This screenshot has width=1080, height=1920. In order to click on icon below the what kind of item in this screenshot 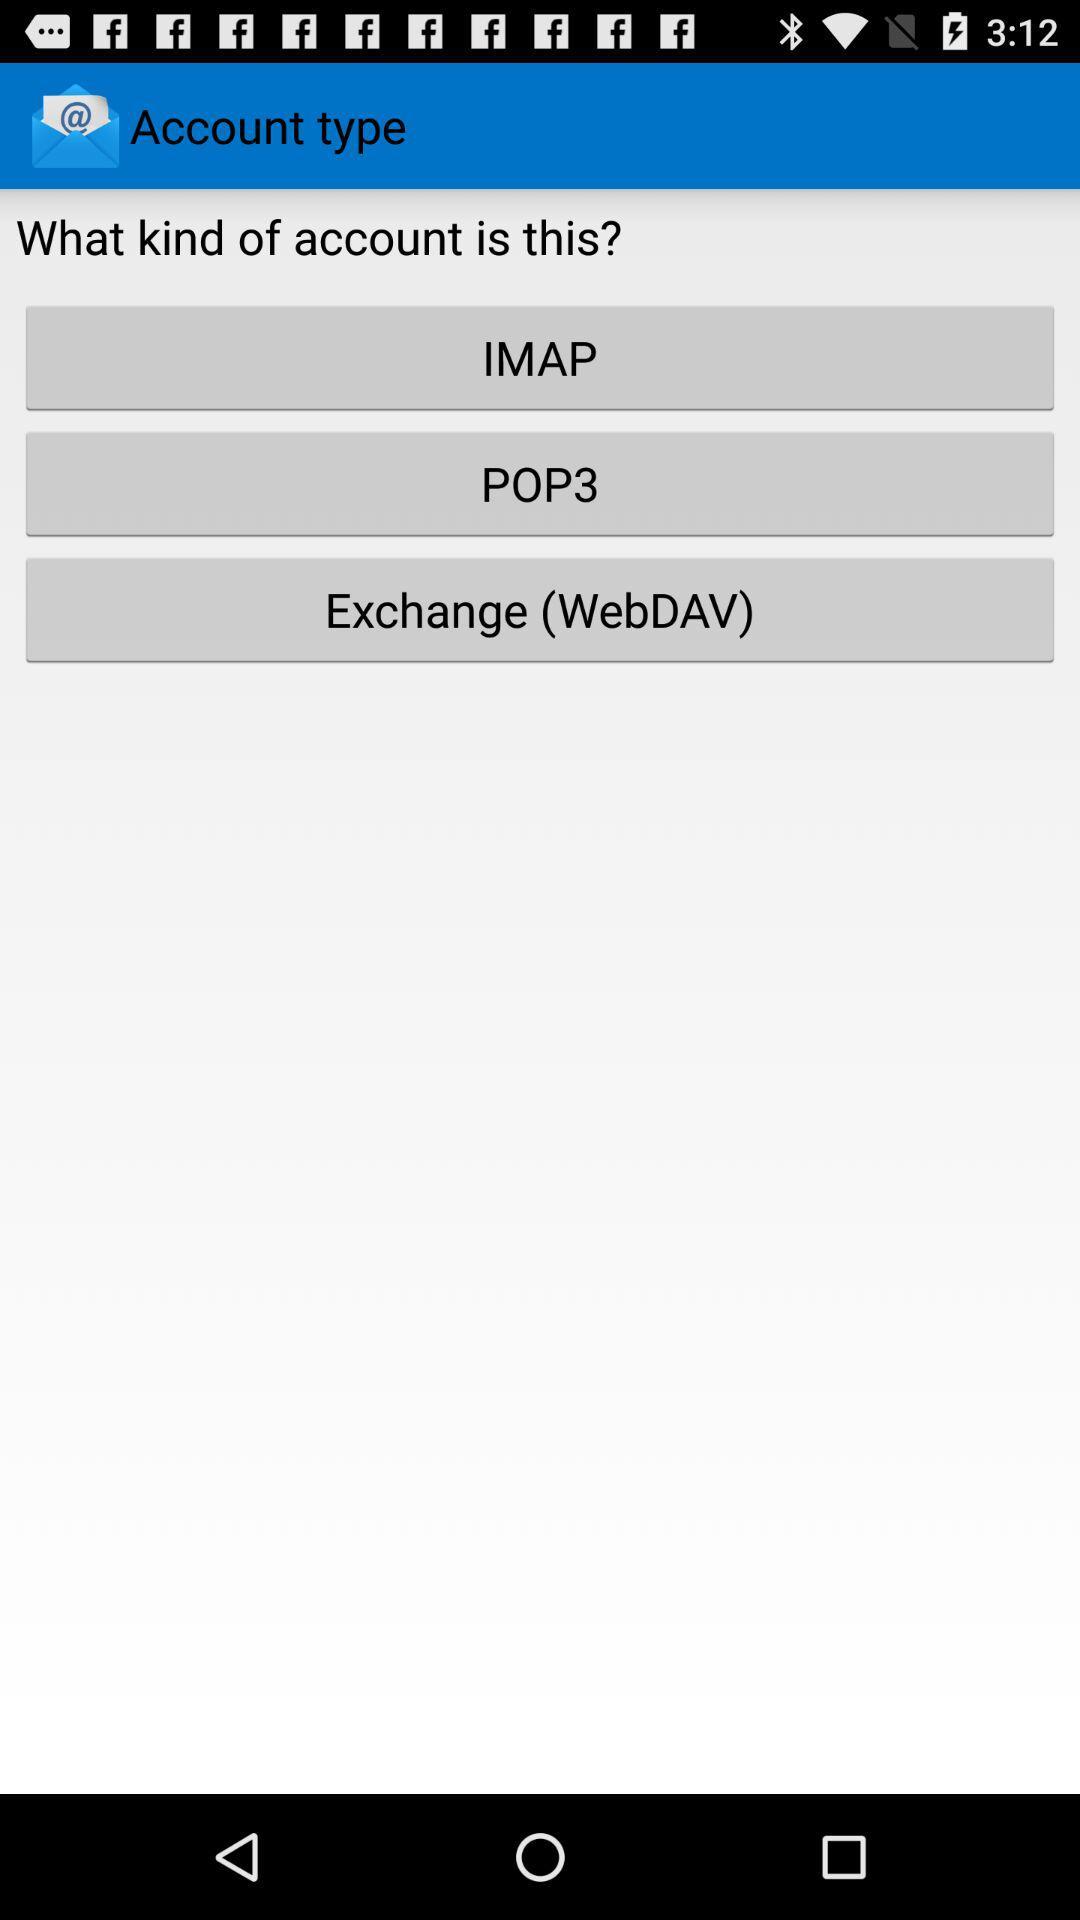, I will do `click(540, 357)`.